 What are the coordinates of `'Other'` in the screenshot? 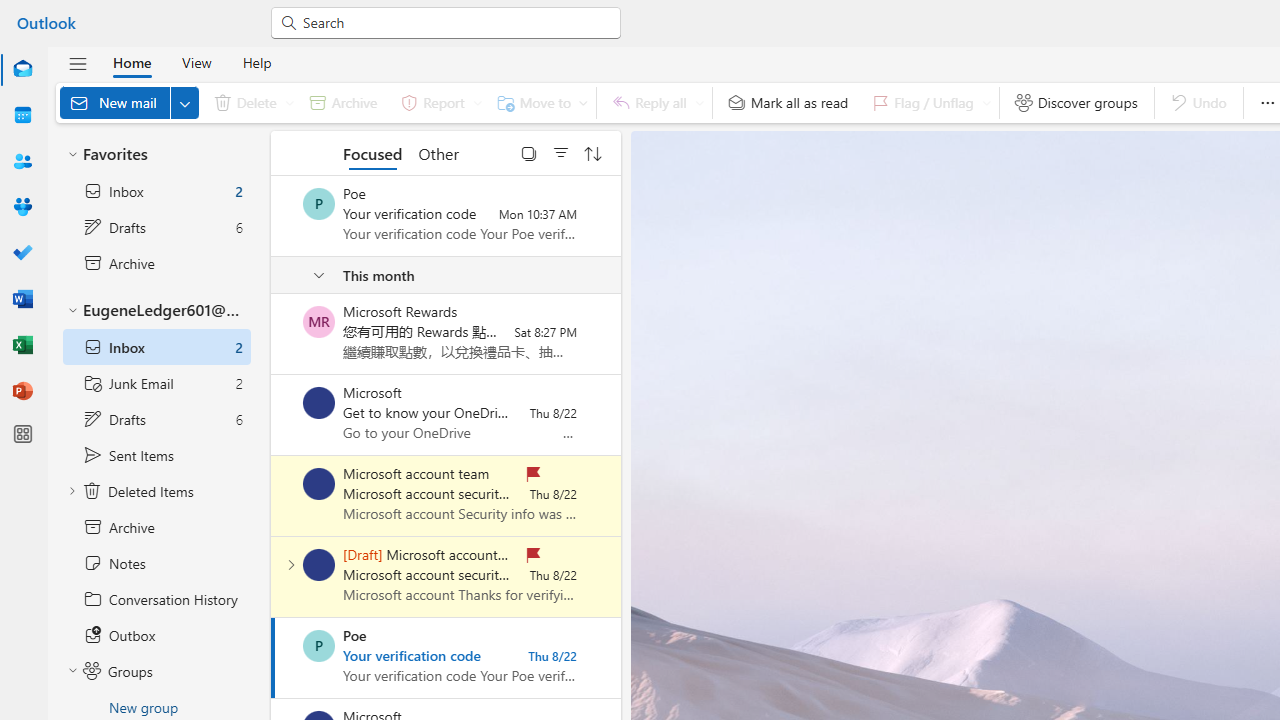 It's located at (437, 152).